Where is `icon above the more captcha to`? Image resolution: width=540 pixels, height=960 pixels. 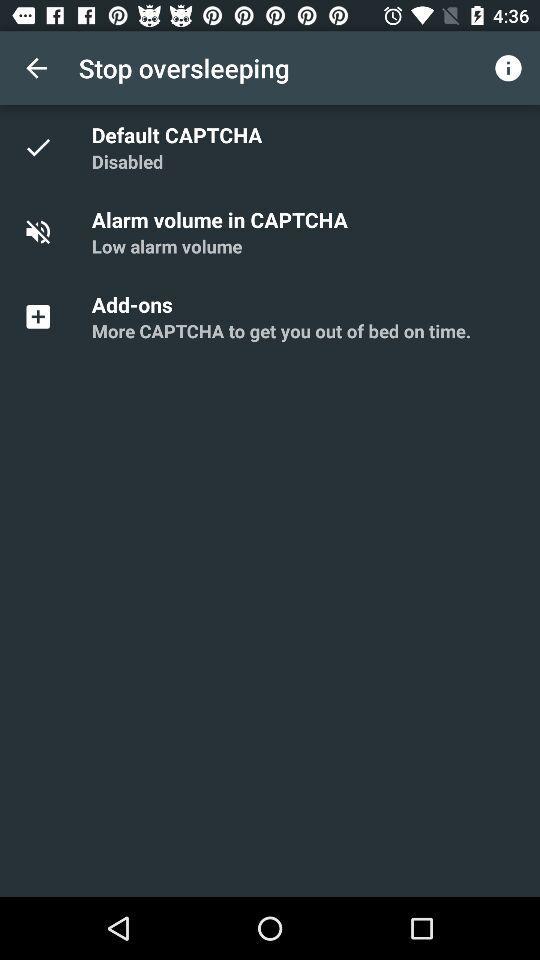
icon above the more captcha to is located at coordinates (135, 304).